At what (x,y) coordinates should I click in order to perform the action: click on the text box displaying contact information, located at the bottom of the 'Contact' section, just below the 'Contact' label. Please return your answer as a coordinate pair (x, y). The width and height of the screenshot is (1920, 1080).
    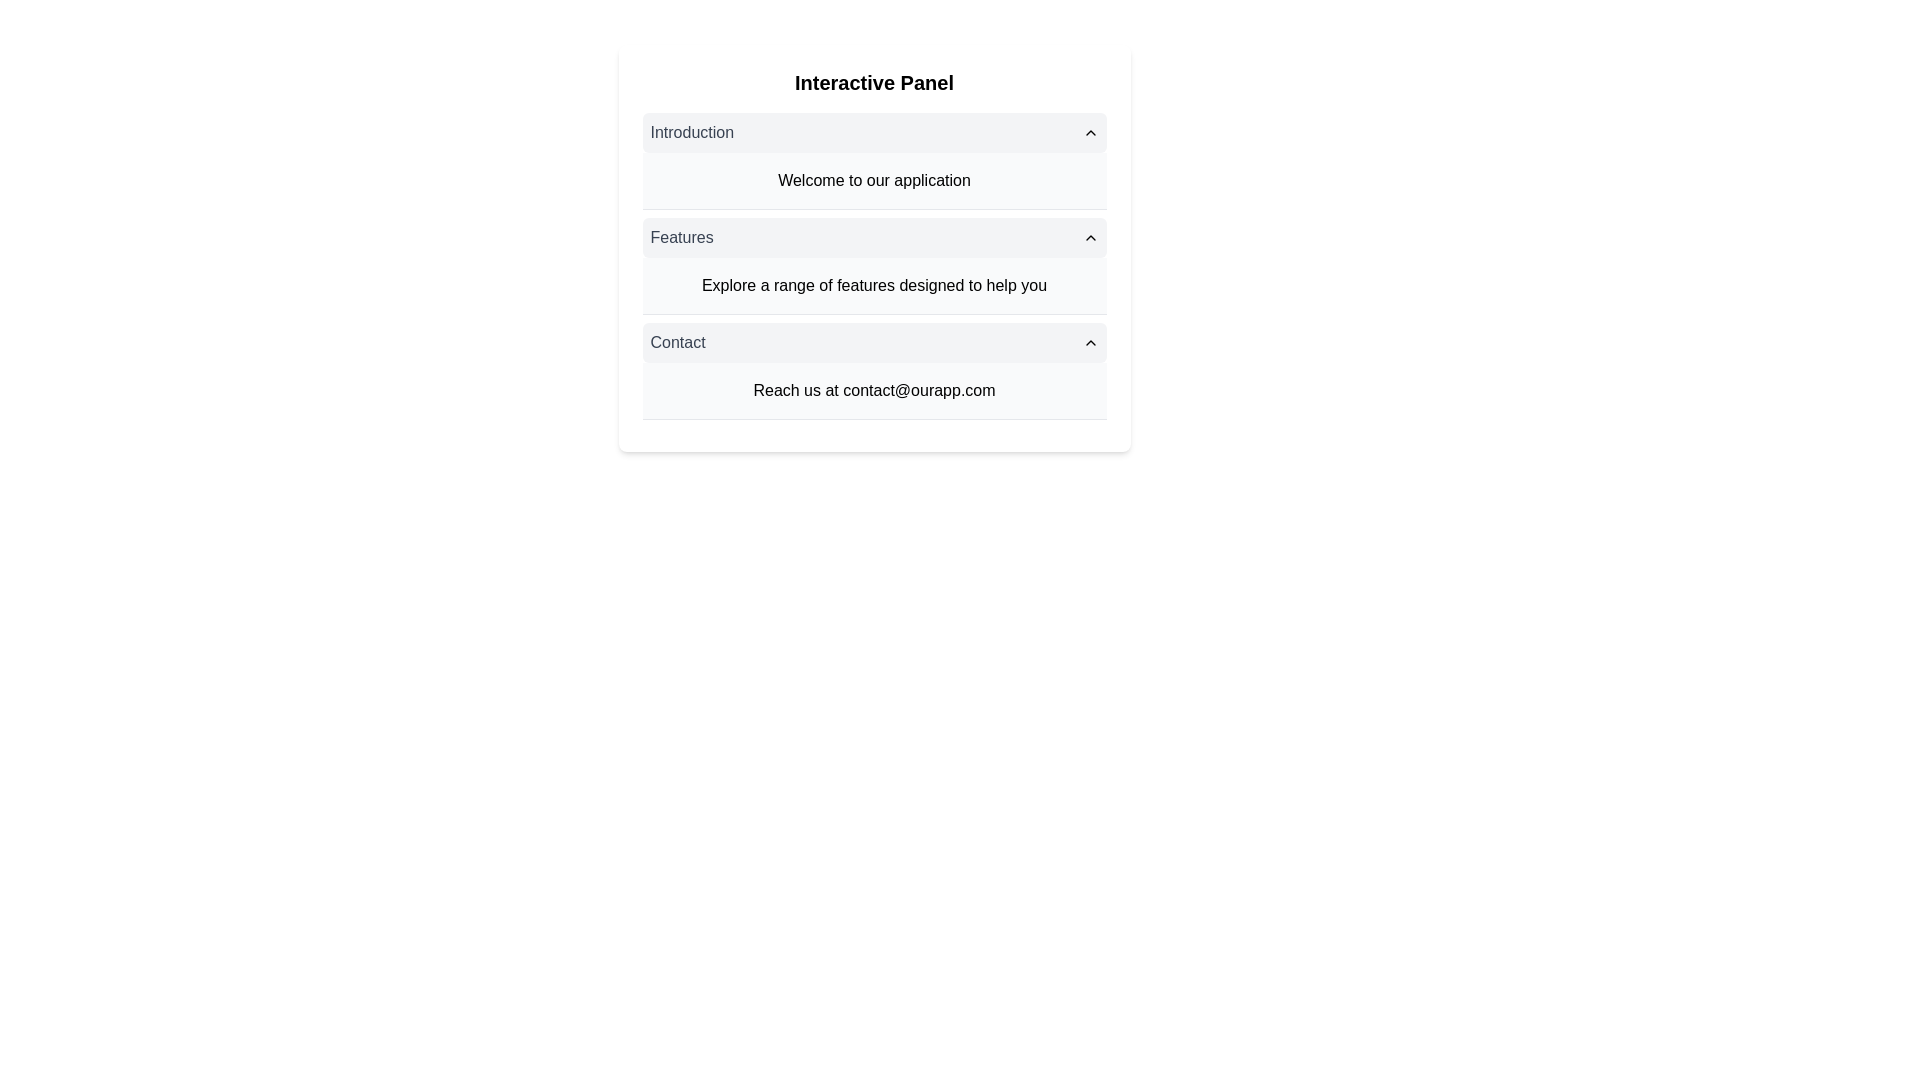
    Looking at the image, I should click on (874, 391).